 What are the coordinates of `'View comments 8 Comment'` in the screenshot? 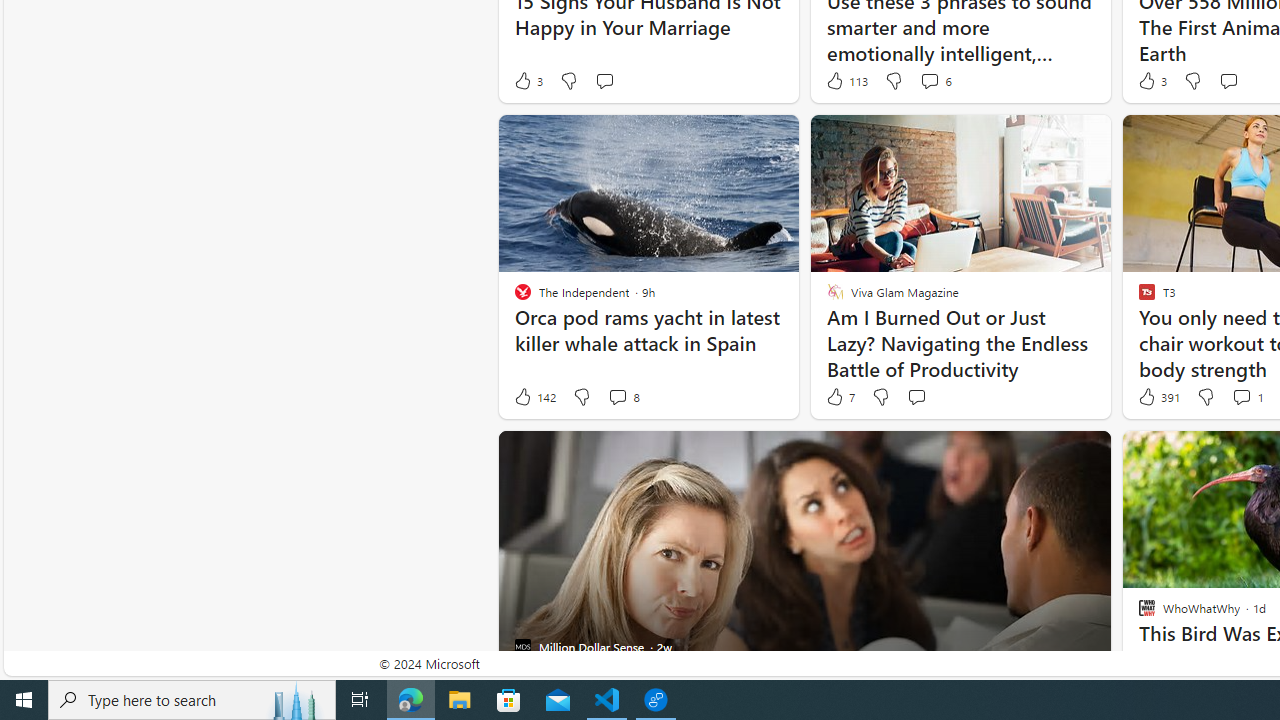 It's located at (622, 397).